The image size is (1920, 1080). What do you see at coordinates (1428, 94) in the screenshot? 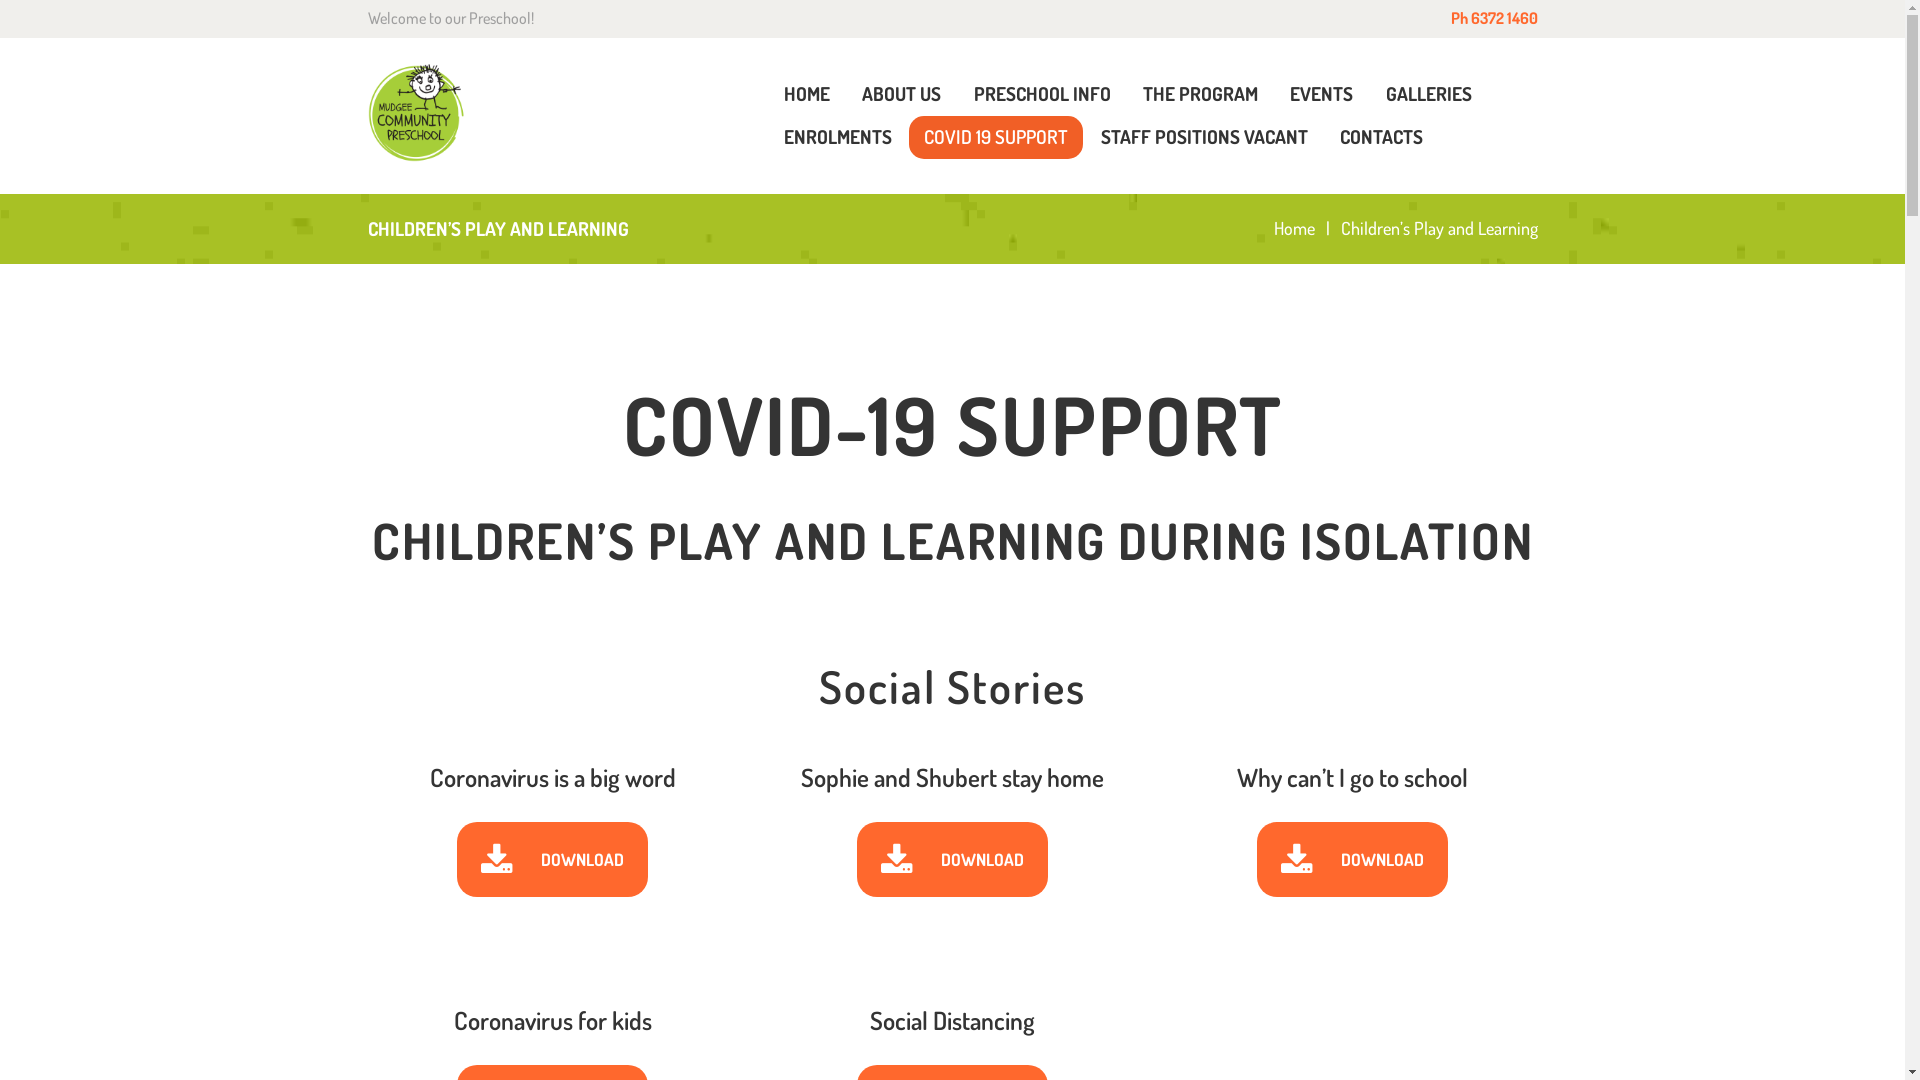
I see `'GALLERIES'` at bounding box center [1428, 94].